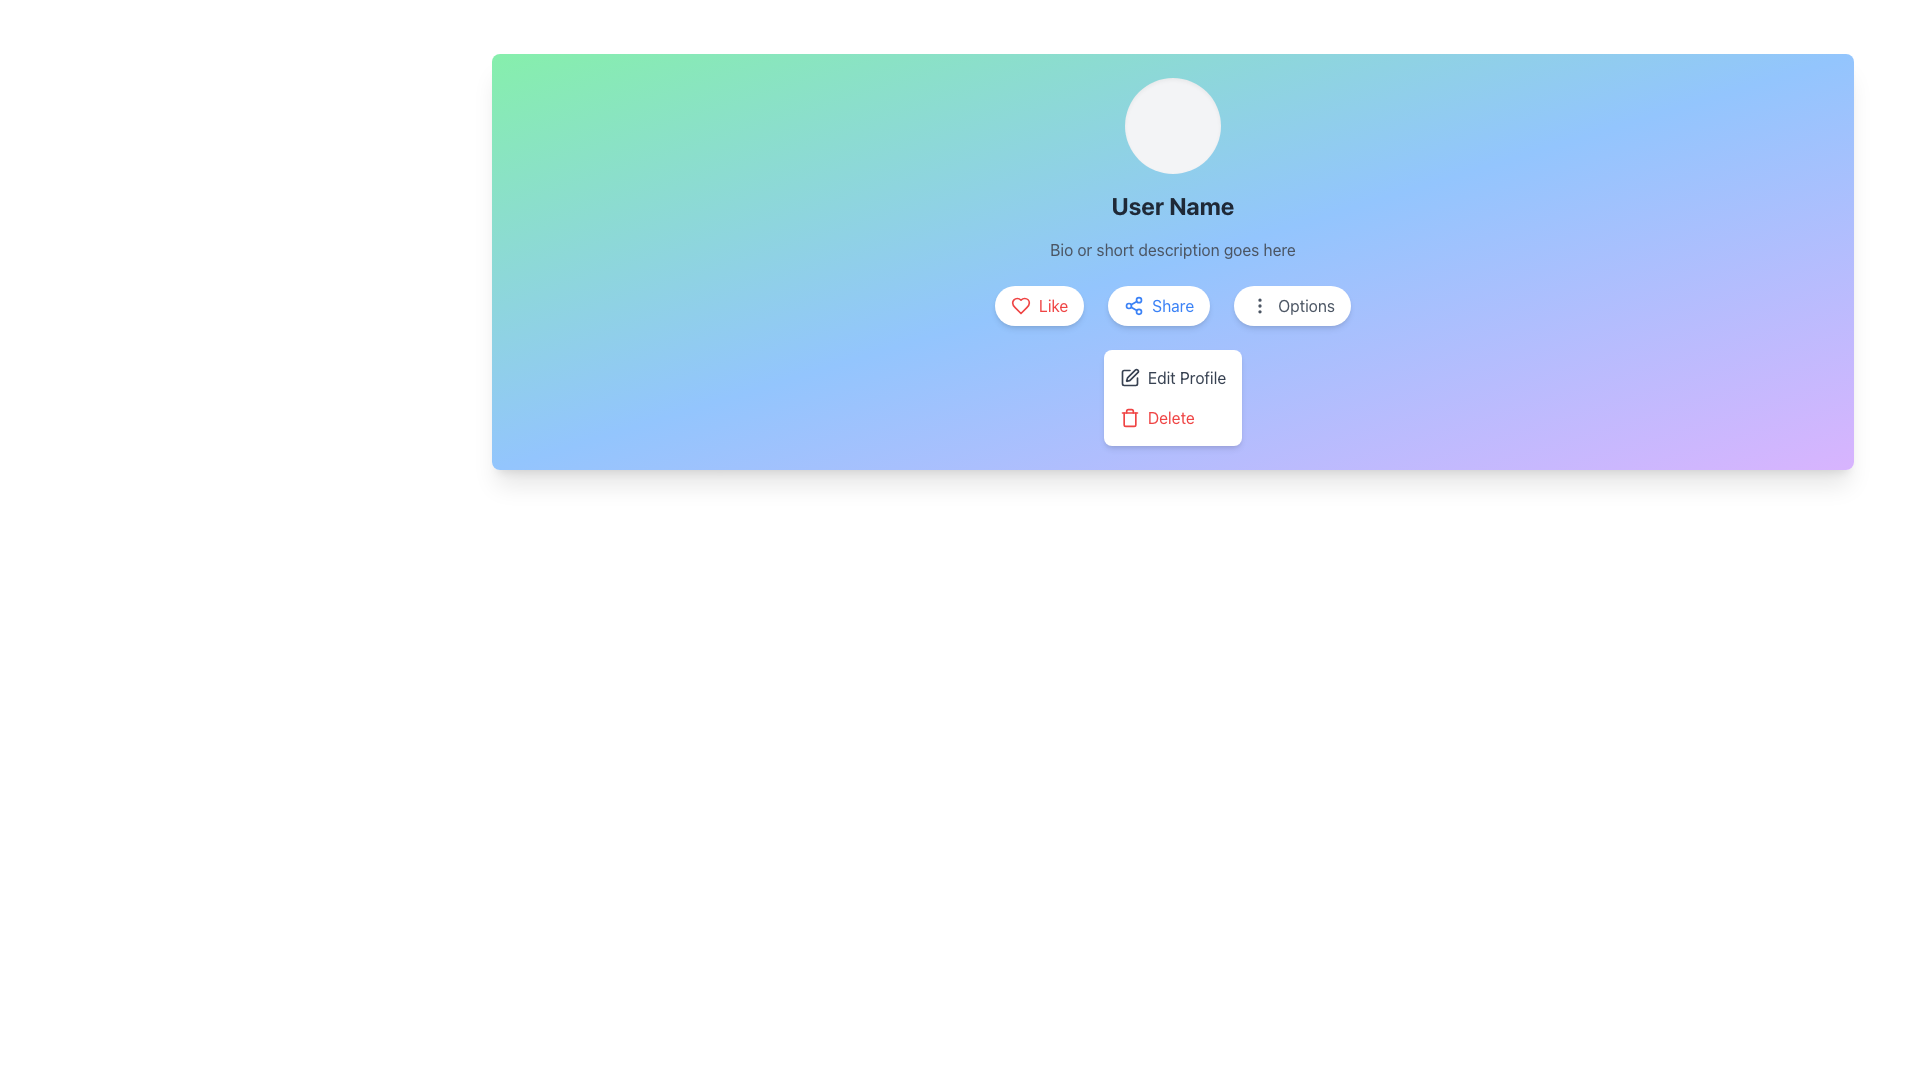 The image size is (1920, 1080). Describe the element at coordinates (1172, 378) in the screenshot. I see `the edit profile button located in a vertical layout above the 'Delete' button, which is part of a white card with rounded corners and shadow effects` at that location.